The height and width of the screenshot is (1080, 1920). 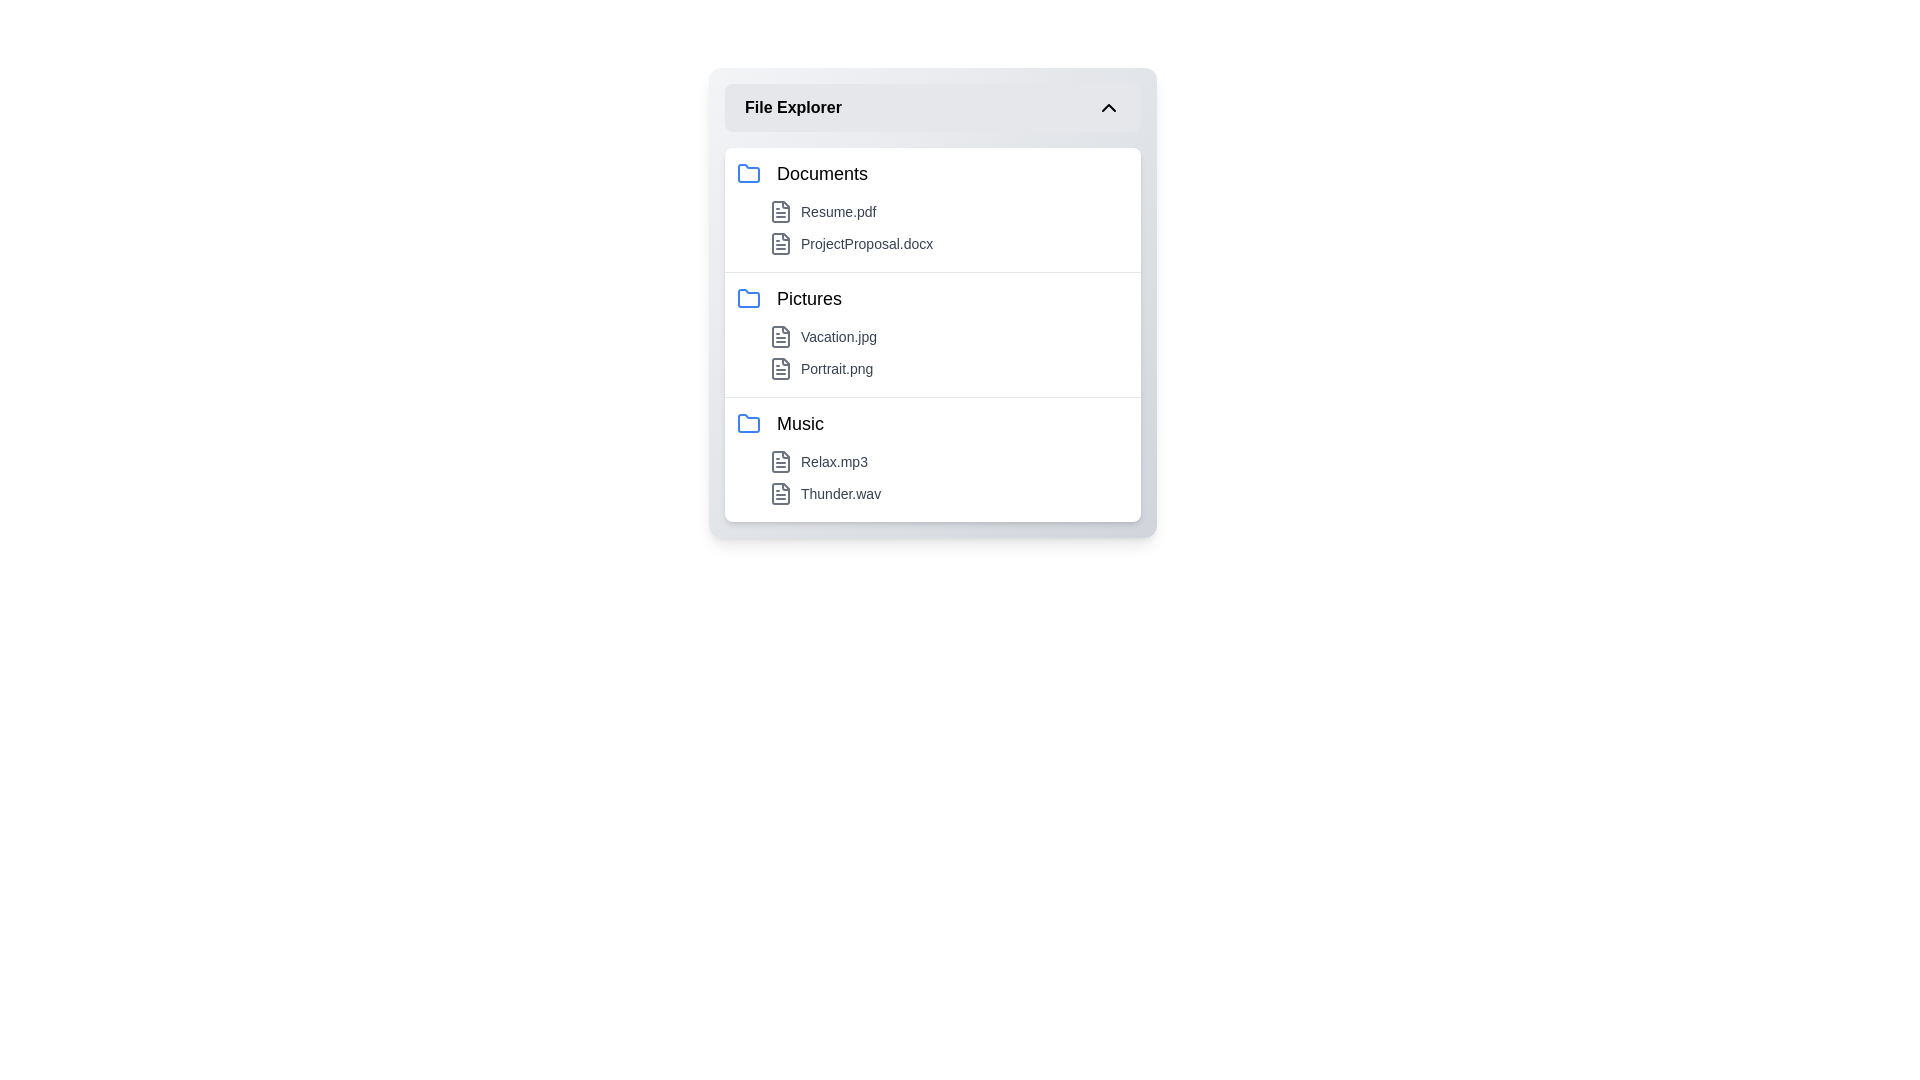 What do you see at coordinates (948, 493) in the screenshot?
I see `the file named Thunder.wav to select it` at bounding box center [948, 493].